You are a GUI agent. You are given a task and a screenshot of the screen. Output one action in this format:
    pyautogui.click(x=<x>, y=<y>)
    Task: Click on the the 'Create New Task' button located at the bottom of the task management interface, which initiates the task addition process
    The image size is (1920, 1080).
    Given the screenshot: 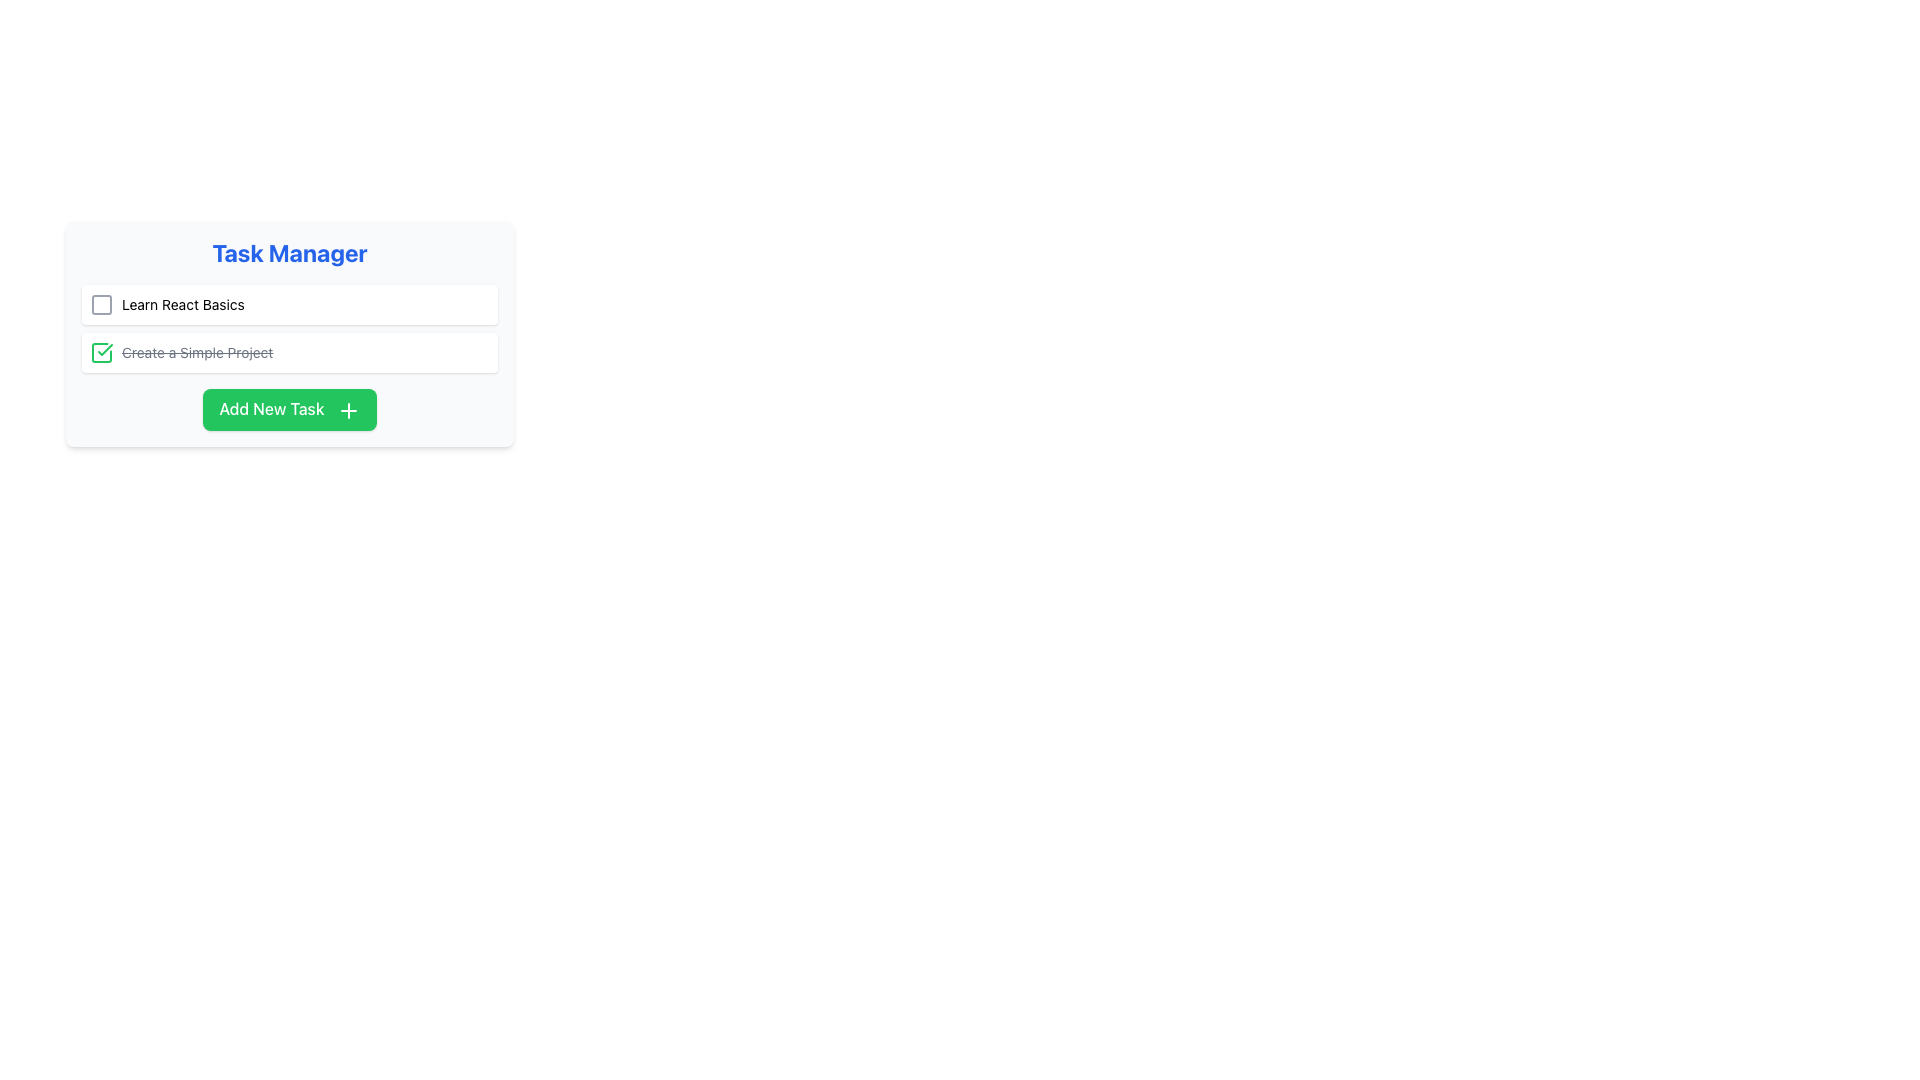 What is the action you would take?
    pyautogui.click(x=288, y=408)
    